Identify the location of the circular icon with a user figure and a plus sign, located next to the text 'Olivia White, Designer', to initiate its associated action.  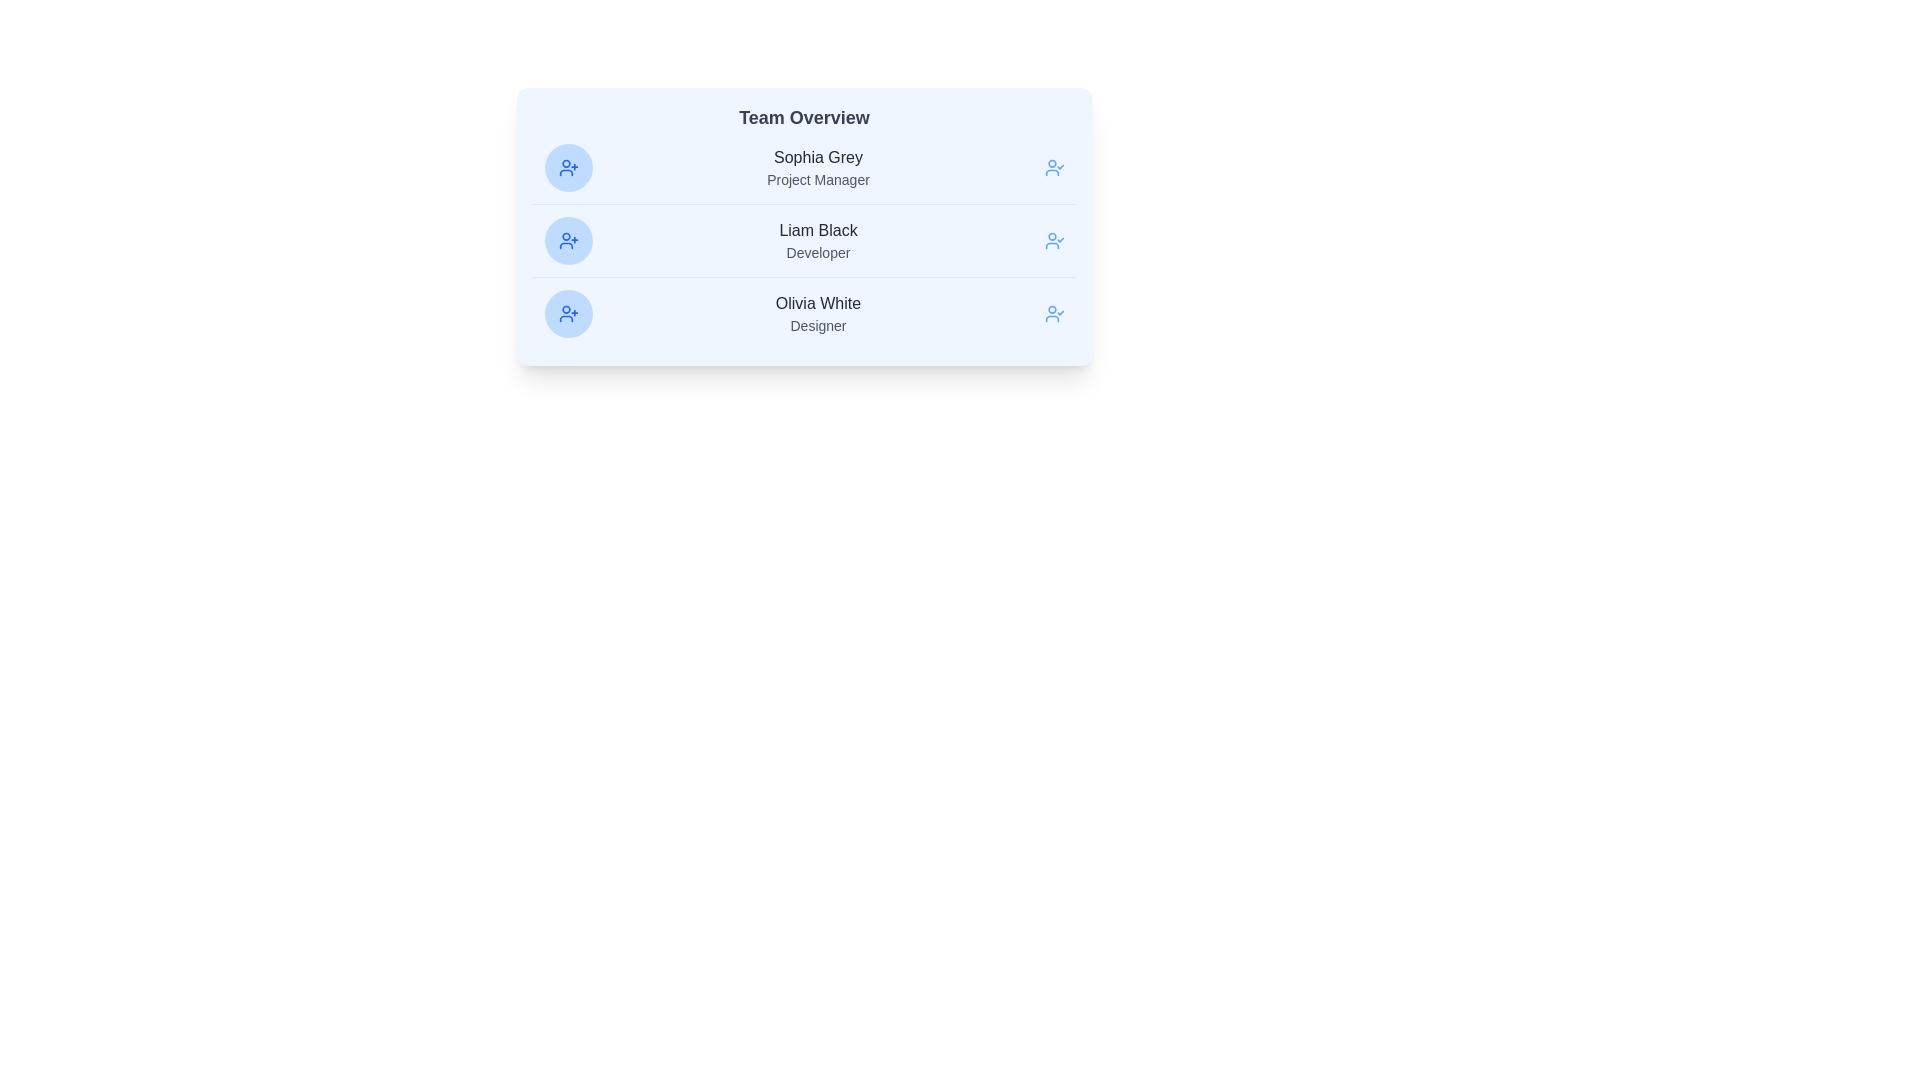
(567, 313).